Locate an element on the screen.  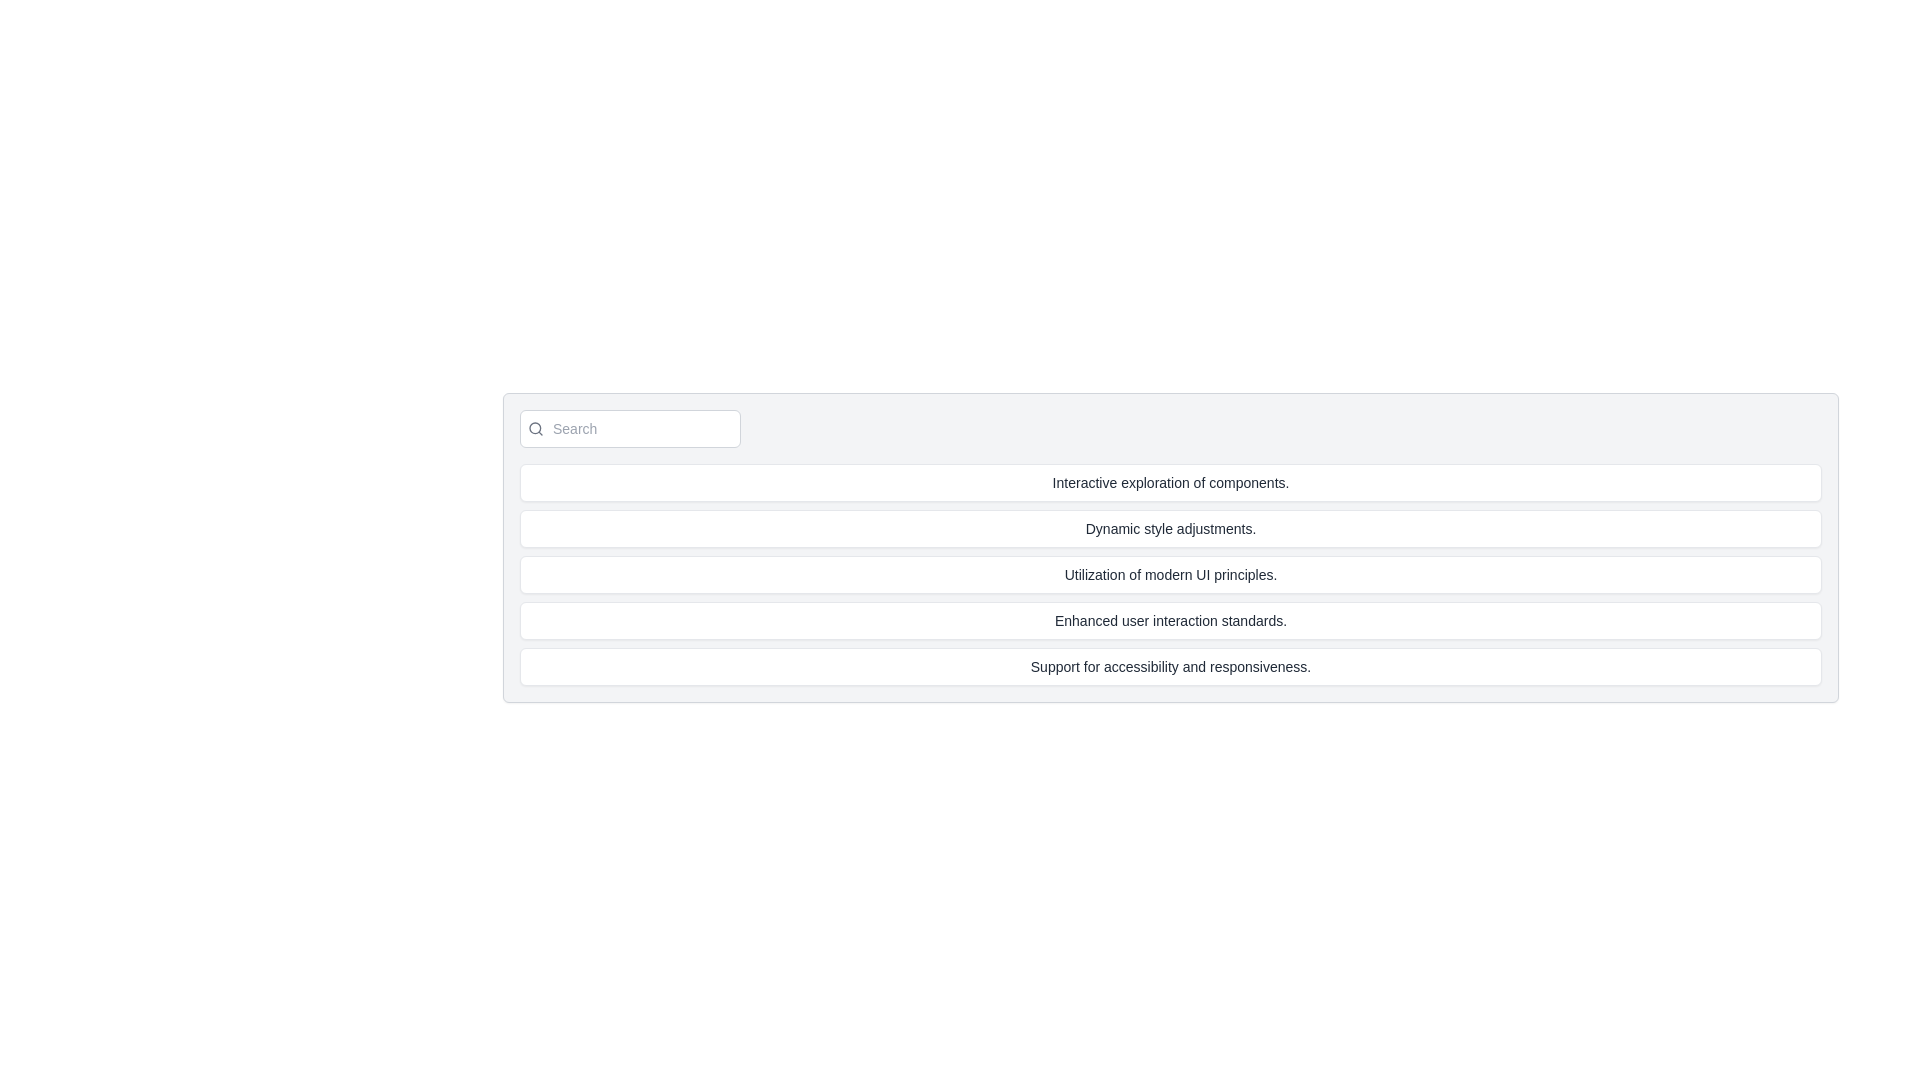
lowercase letter 'i' in the word 'Utilization' for its styling, located in the middle of the phrase 'Utilization of modern UI principles.' is located at coordinates (1107, 574).